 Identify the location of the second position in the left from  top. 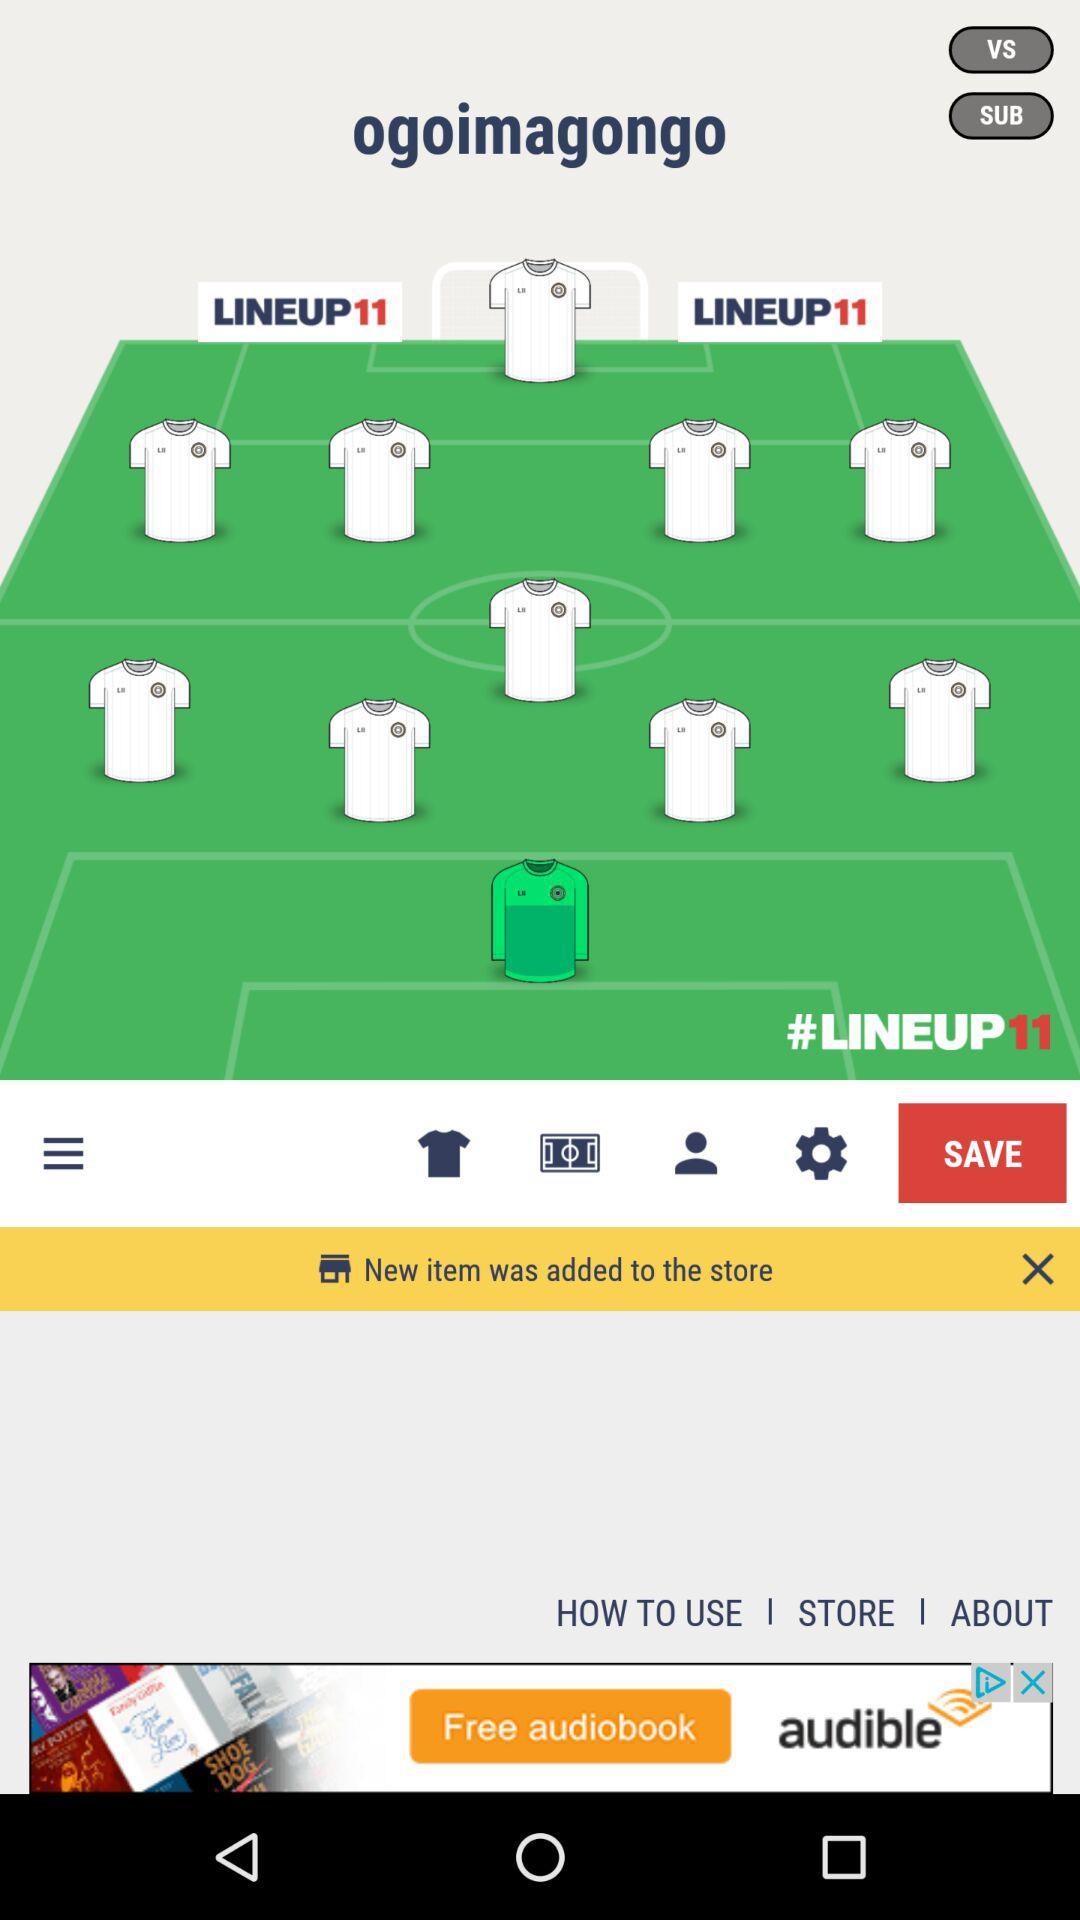
(380, 470).